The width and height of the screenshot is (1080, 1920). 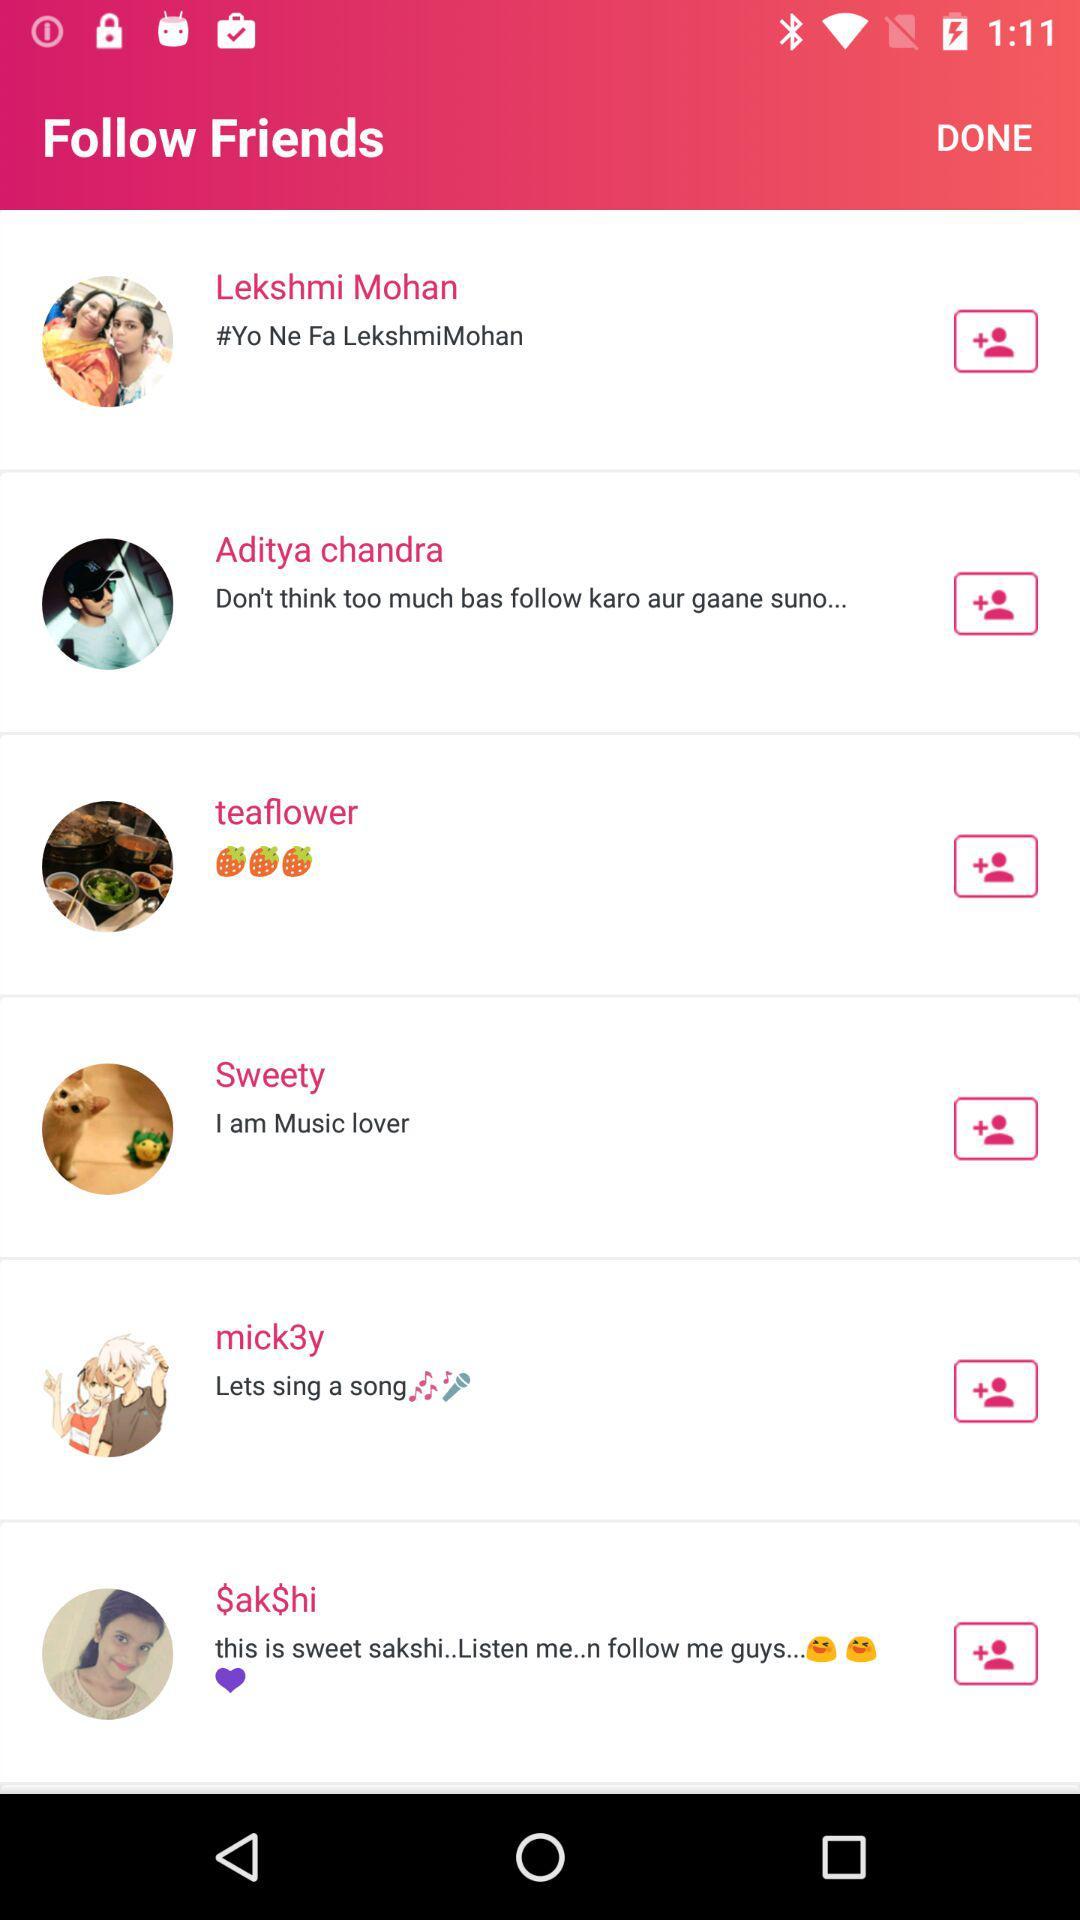 What do you see at coordinates (995, 1653) in the screenshot?
I see `friend` at bounding box center [995, 1653].